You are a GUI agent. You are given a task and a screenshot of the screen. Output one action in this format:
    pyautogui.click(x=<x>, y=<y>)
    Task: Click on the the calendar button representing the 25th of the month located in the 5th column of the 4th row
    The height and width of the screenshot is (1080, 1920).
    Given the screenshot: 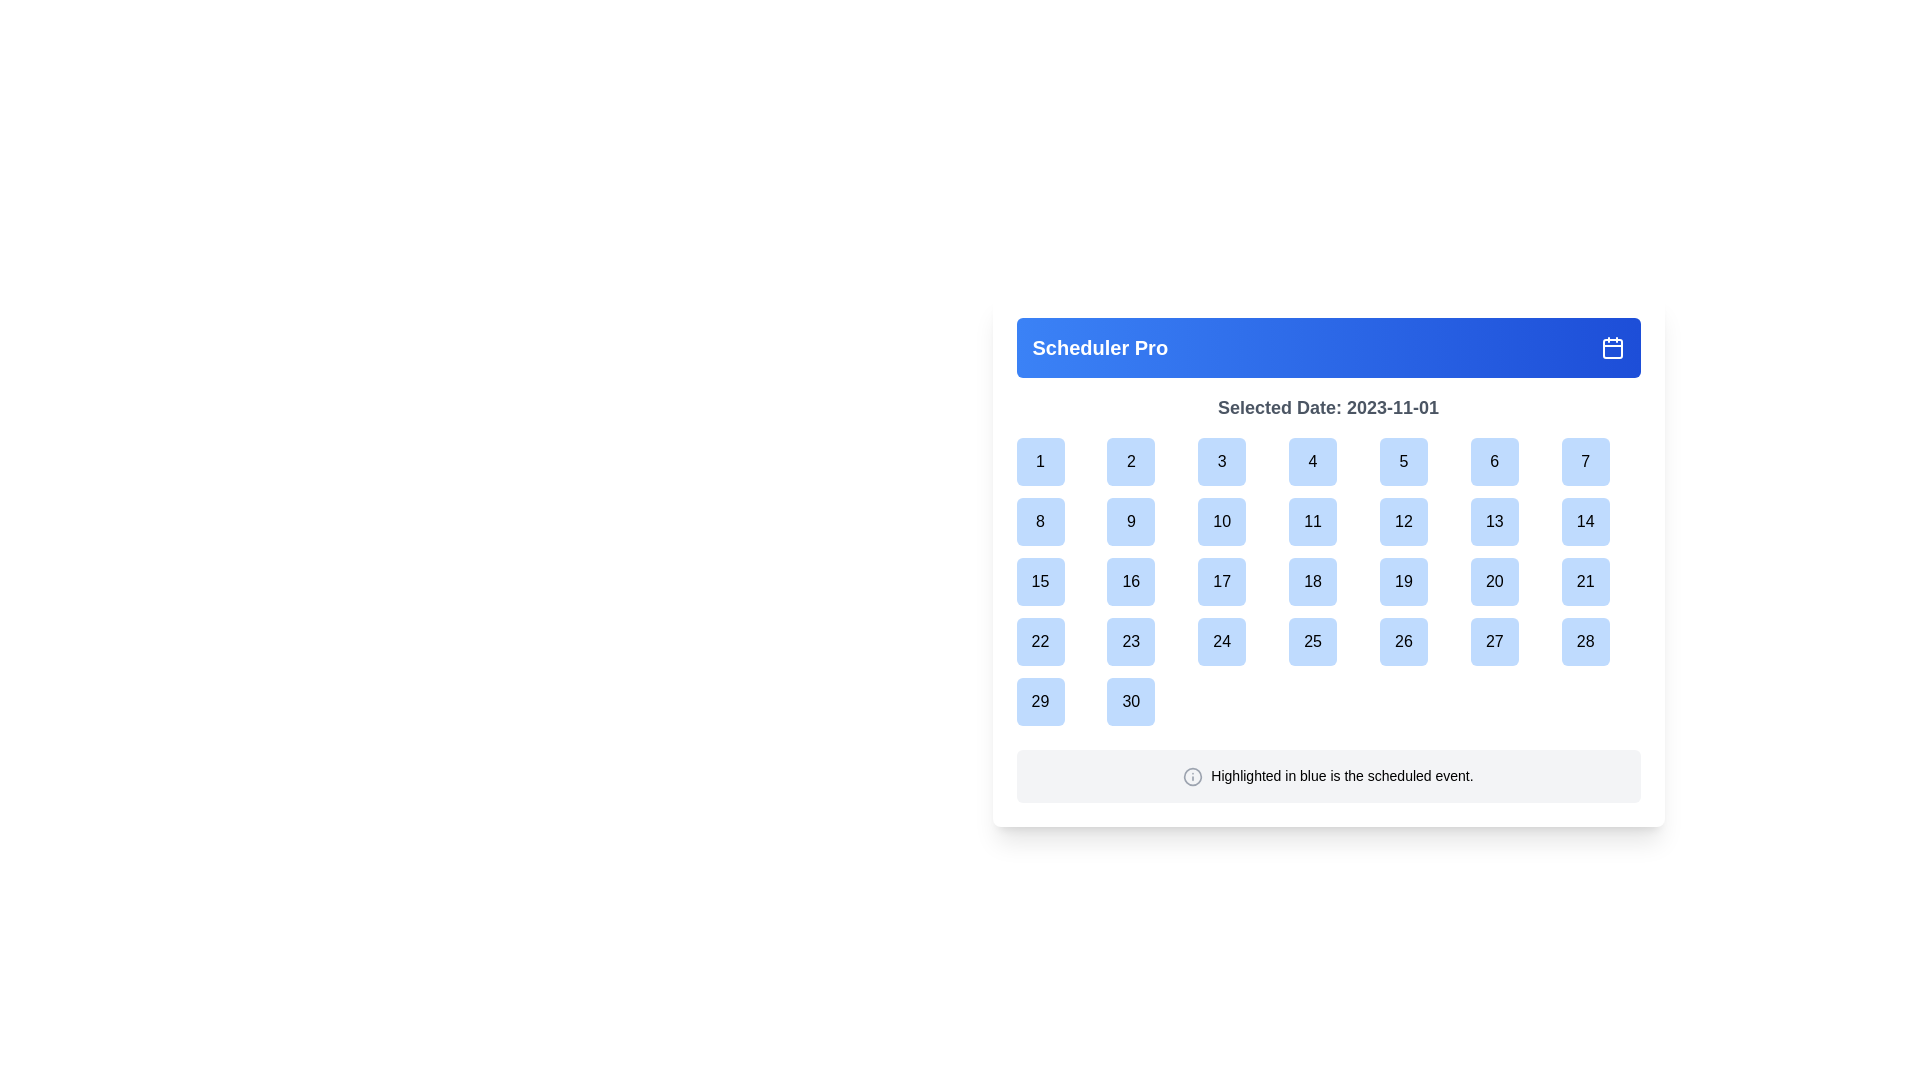 What is the action you would take?
    pyautogui.click(x=1328, y=641)
    